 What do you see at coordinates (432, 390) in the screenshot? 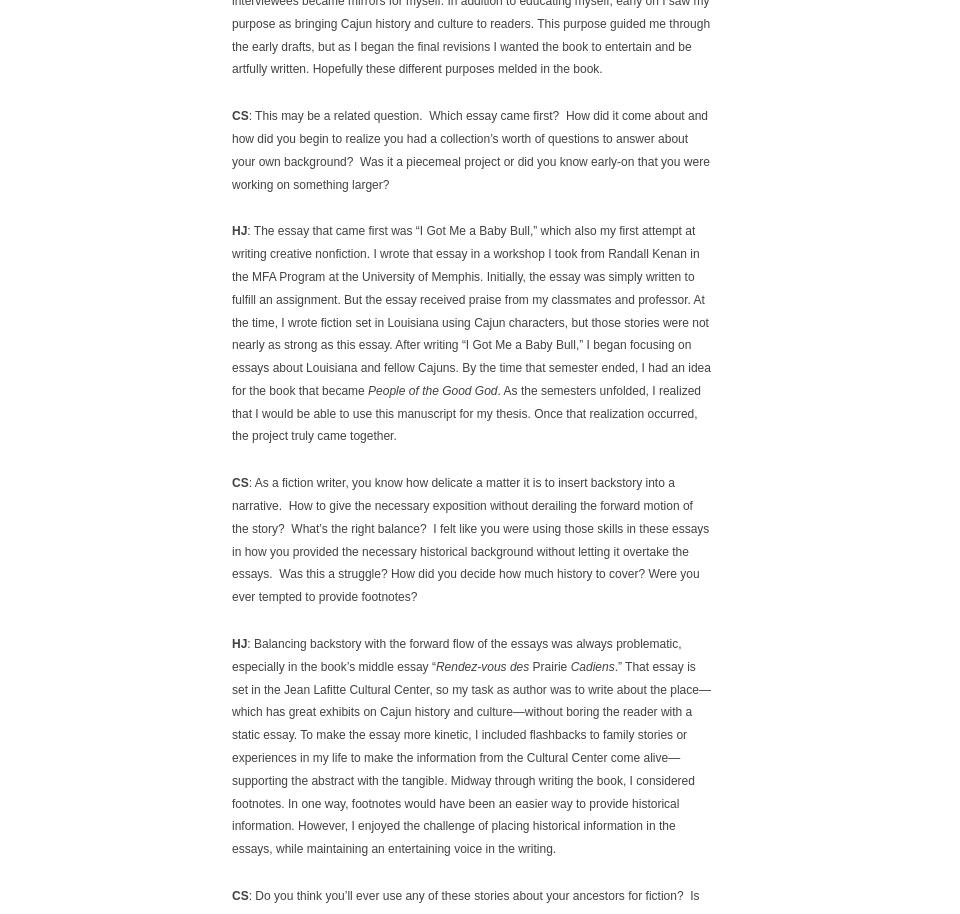
I see `'People of the Good God'` at bounding box center [432, 390].